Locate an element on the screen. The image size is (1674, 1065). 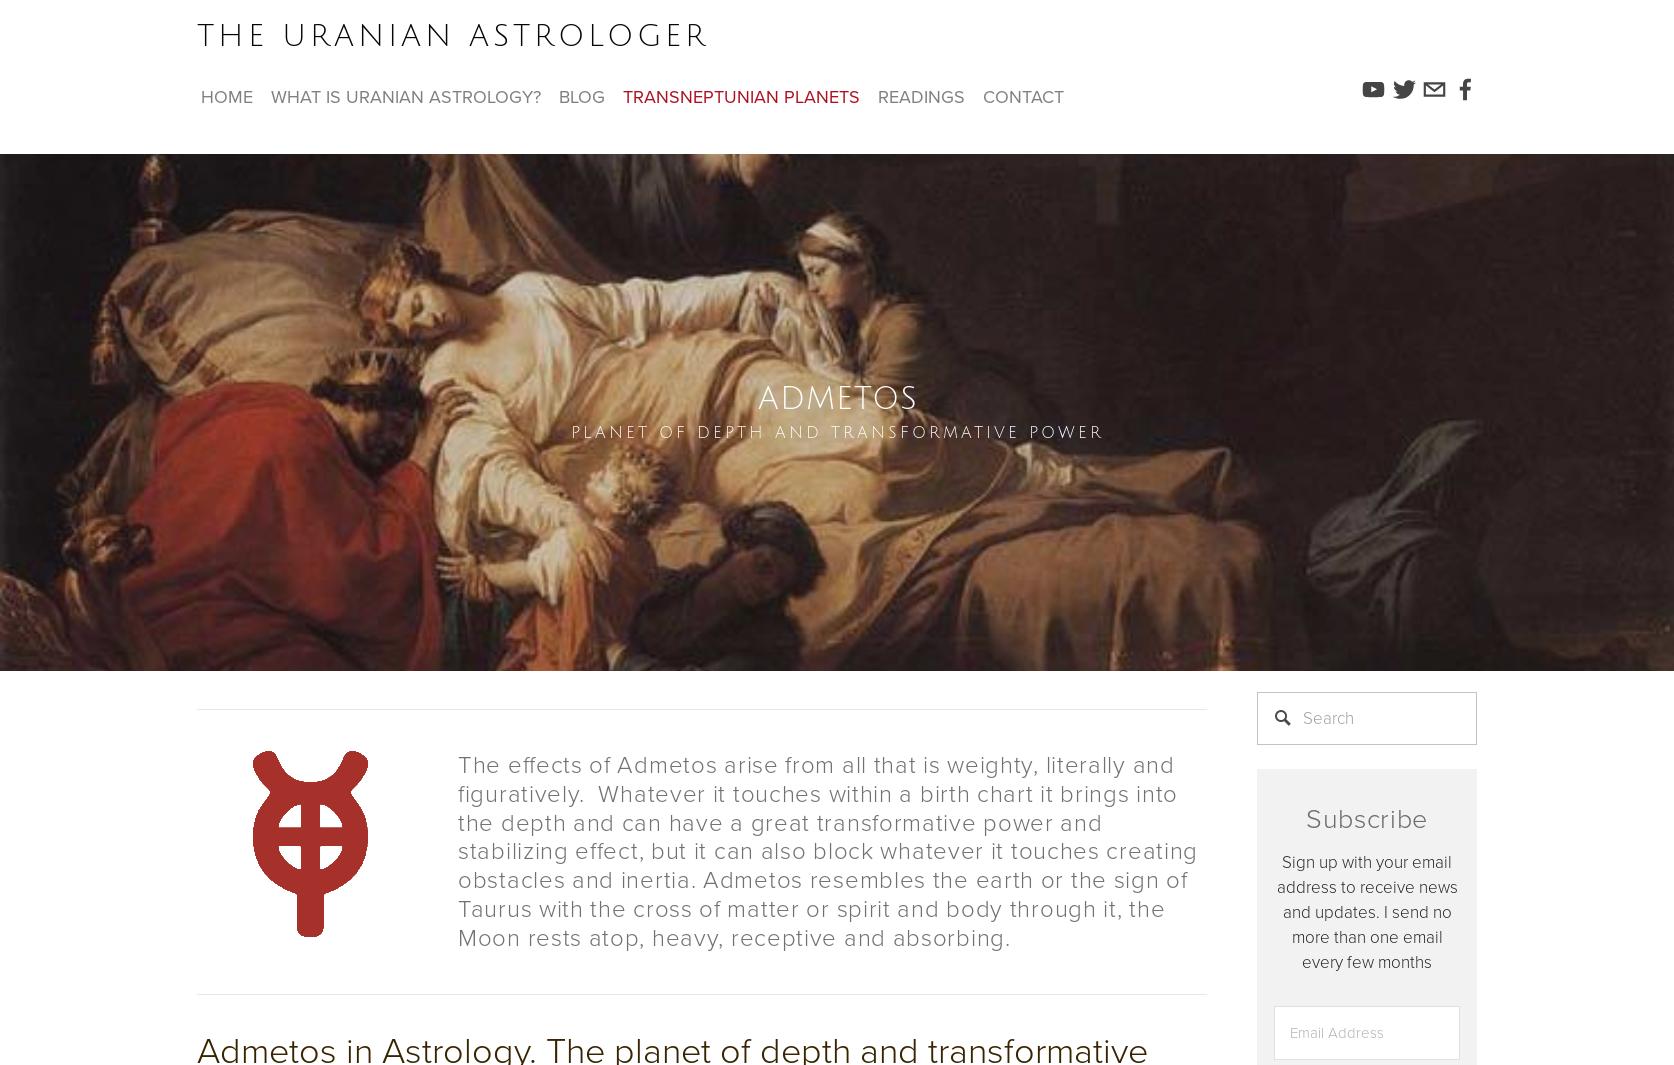
'planet of depth and transformative power' is located at coordinates (835, 432).